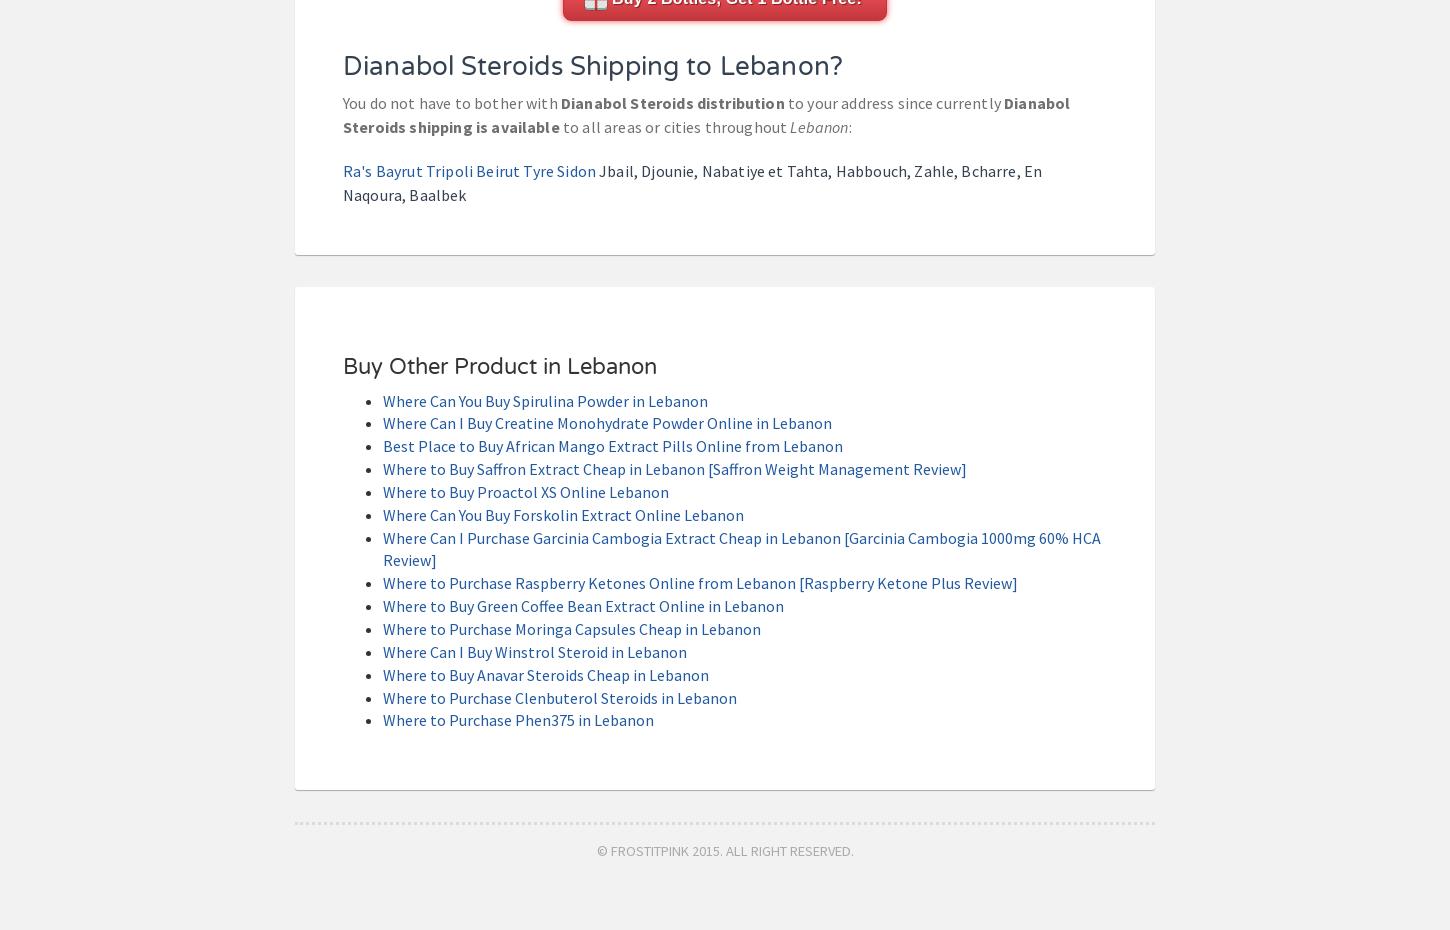 This screenshot has width=1450, height=930. Describe the element at coordinates (593, 64) in the screenshot. I see `'Dianabol Steroids Shipping to Lebanon?'` at that location.